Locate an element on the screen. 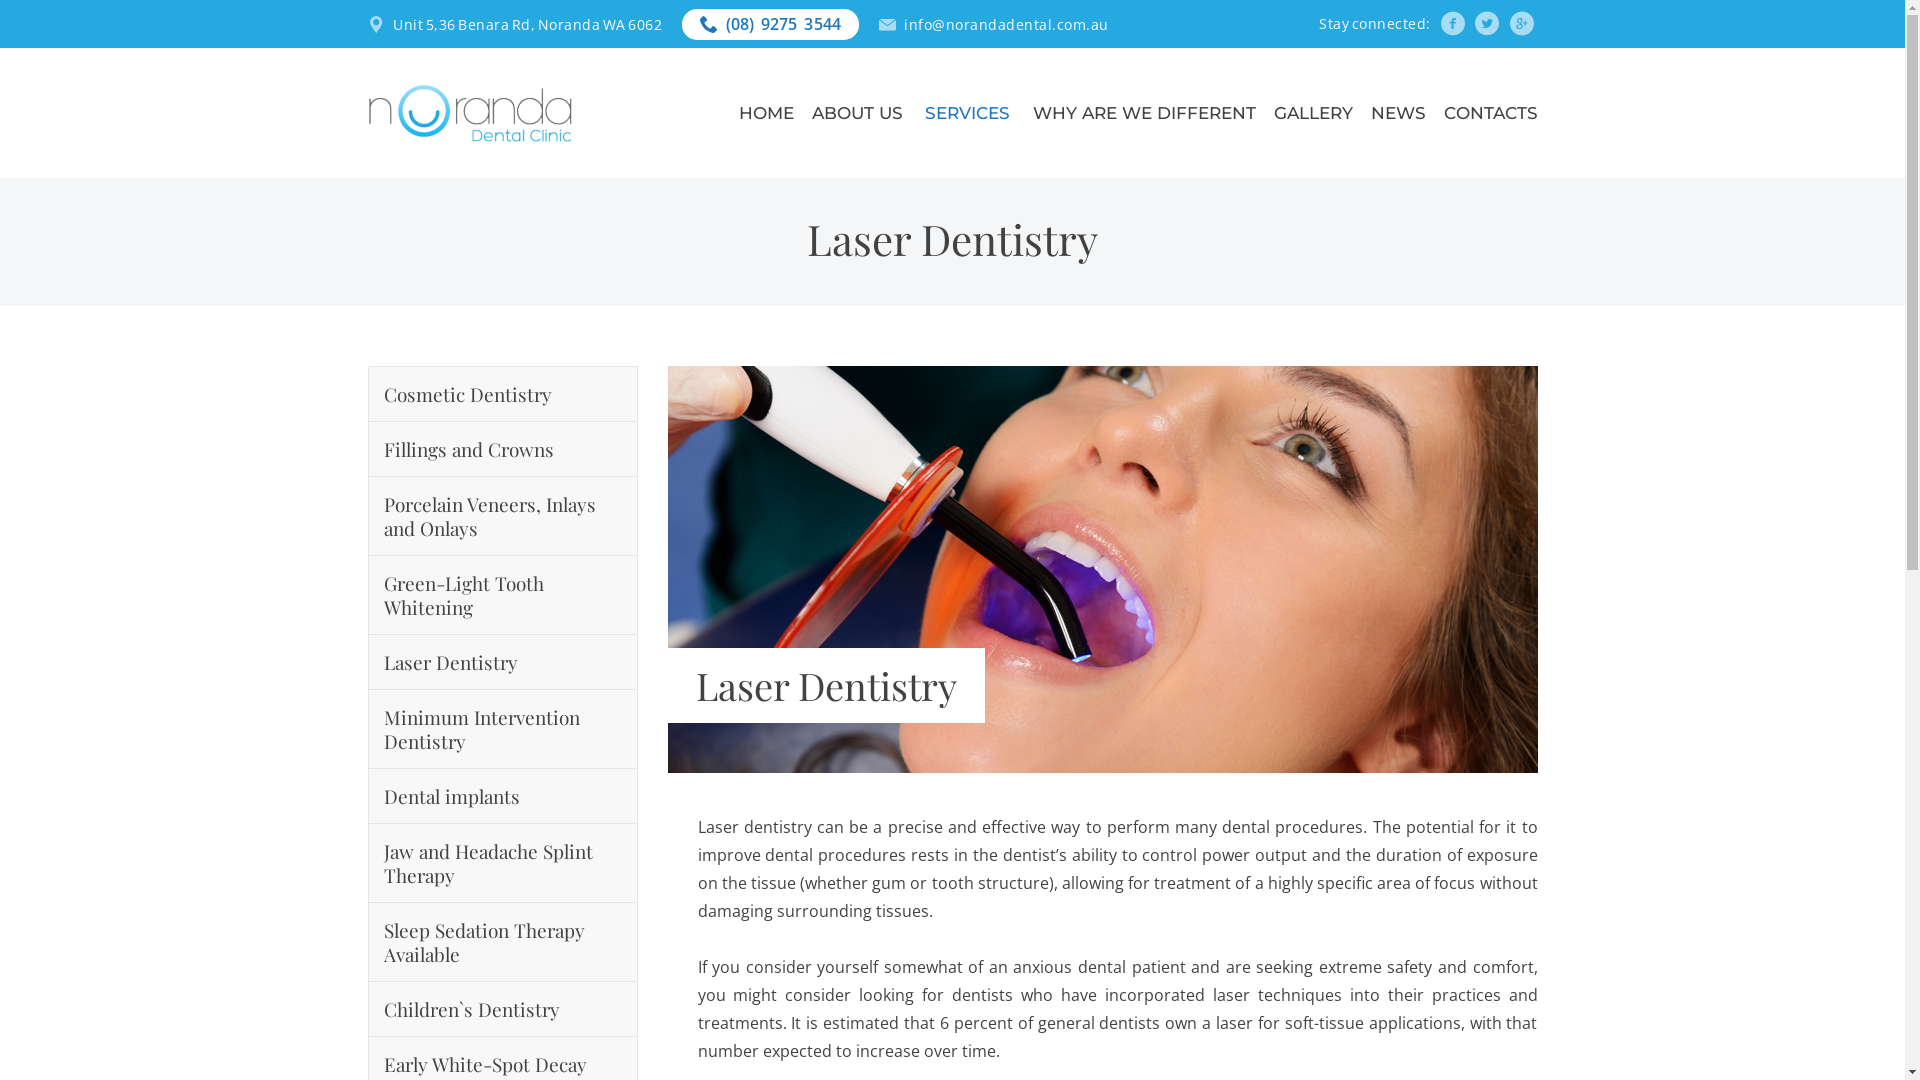 This screenshot has height=1080, width=1920. 'Children`s Dentistry' is located at coordinates (502, 1009).